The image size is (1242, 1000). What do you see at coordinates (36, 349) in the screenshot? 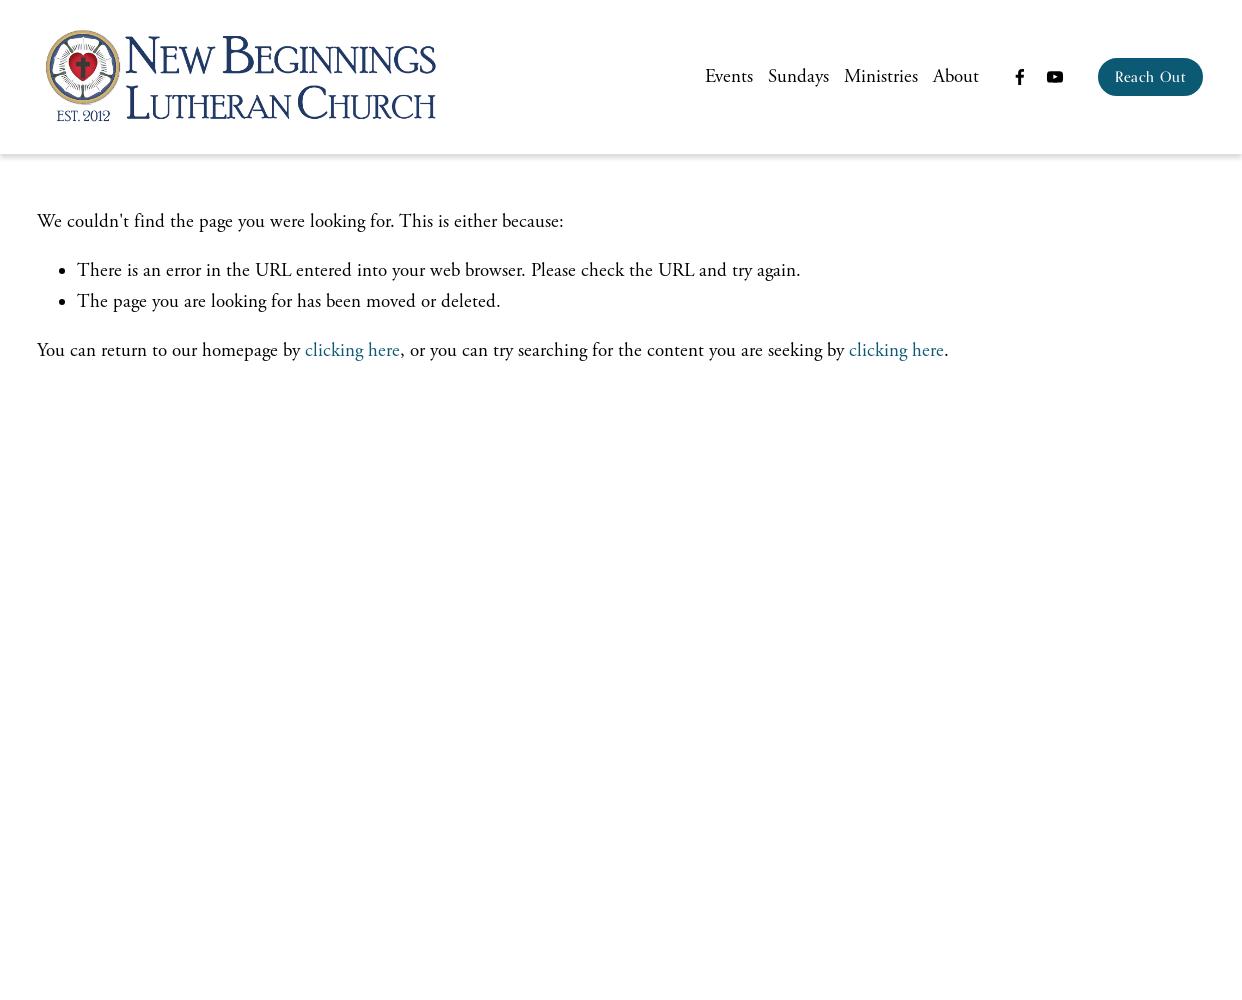
I see `'You can return to our homepage by'` at bounding box center [36, 349].